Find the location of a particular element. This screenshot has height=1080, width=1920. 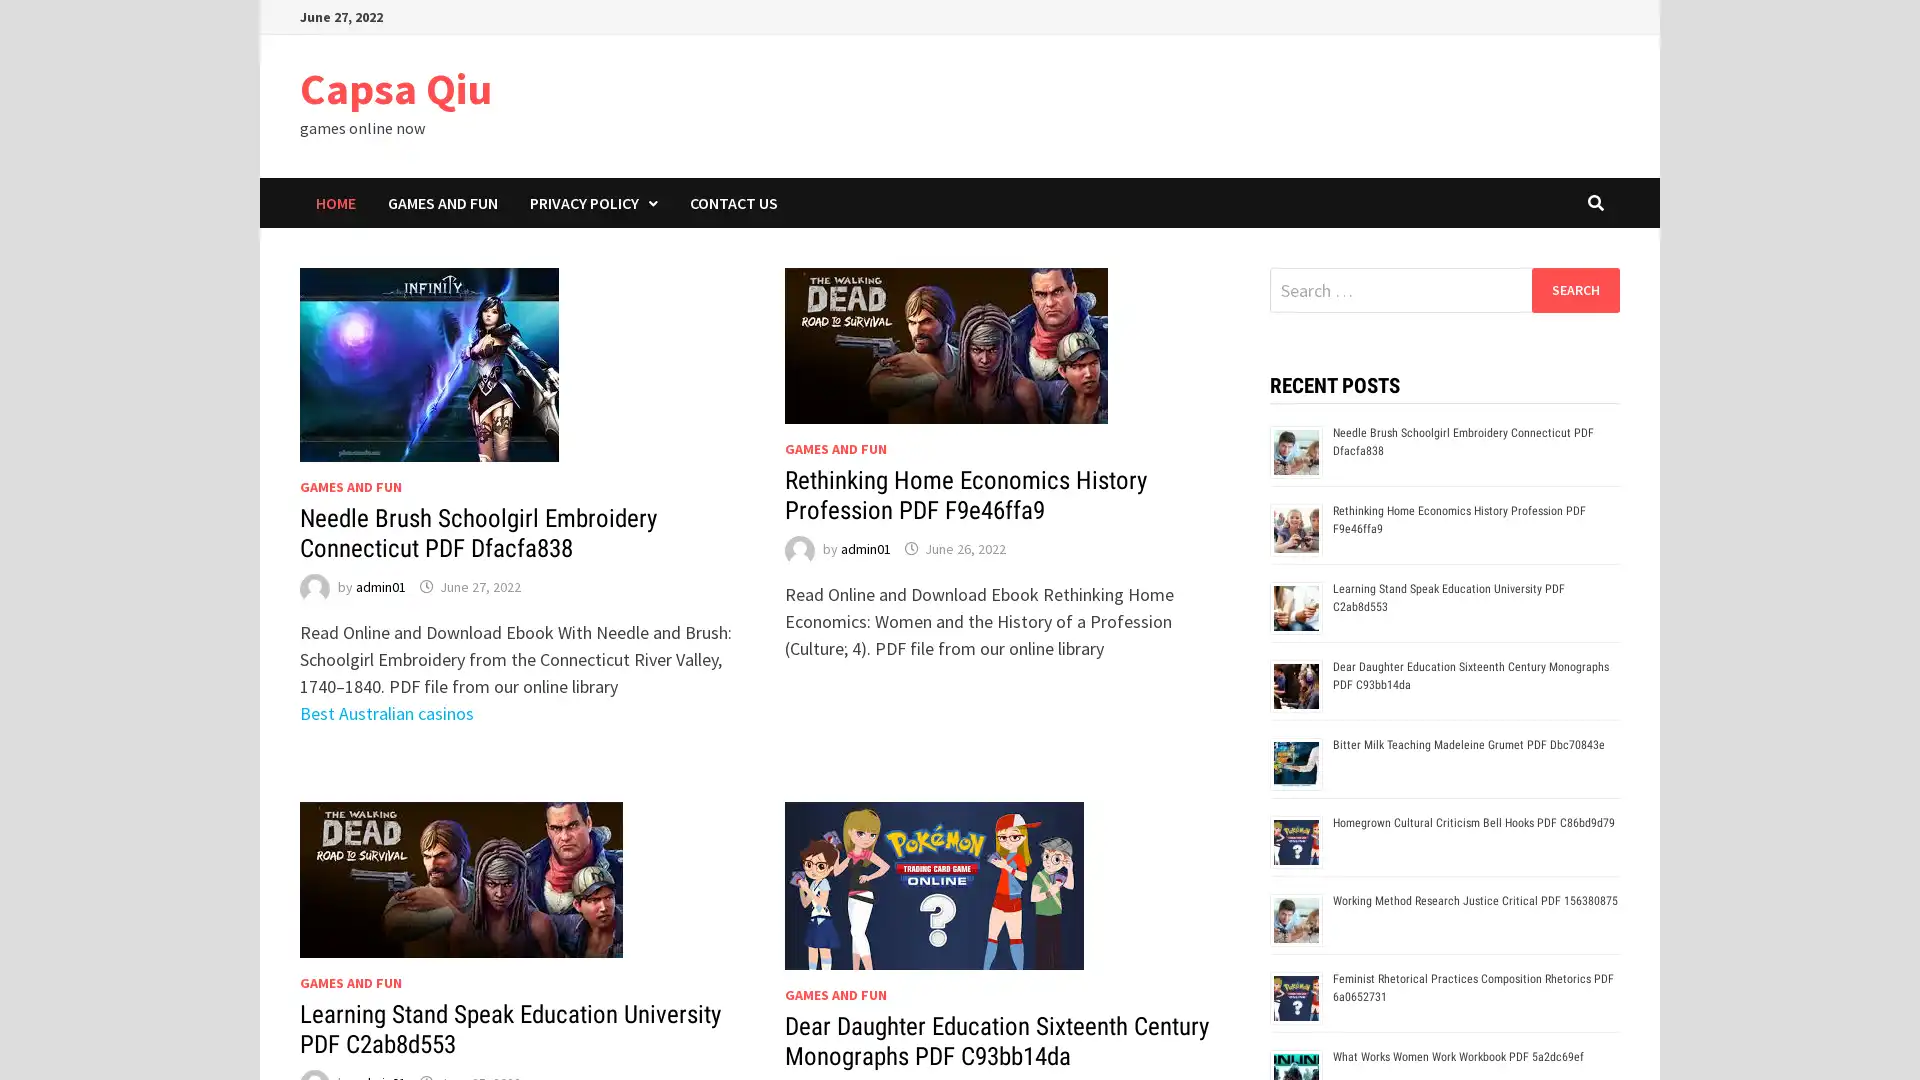

Search is located at coordinates (1574, 289).